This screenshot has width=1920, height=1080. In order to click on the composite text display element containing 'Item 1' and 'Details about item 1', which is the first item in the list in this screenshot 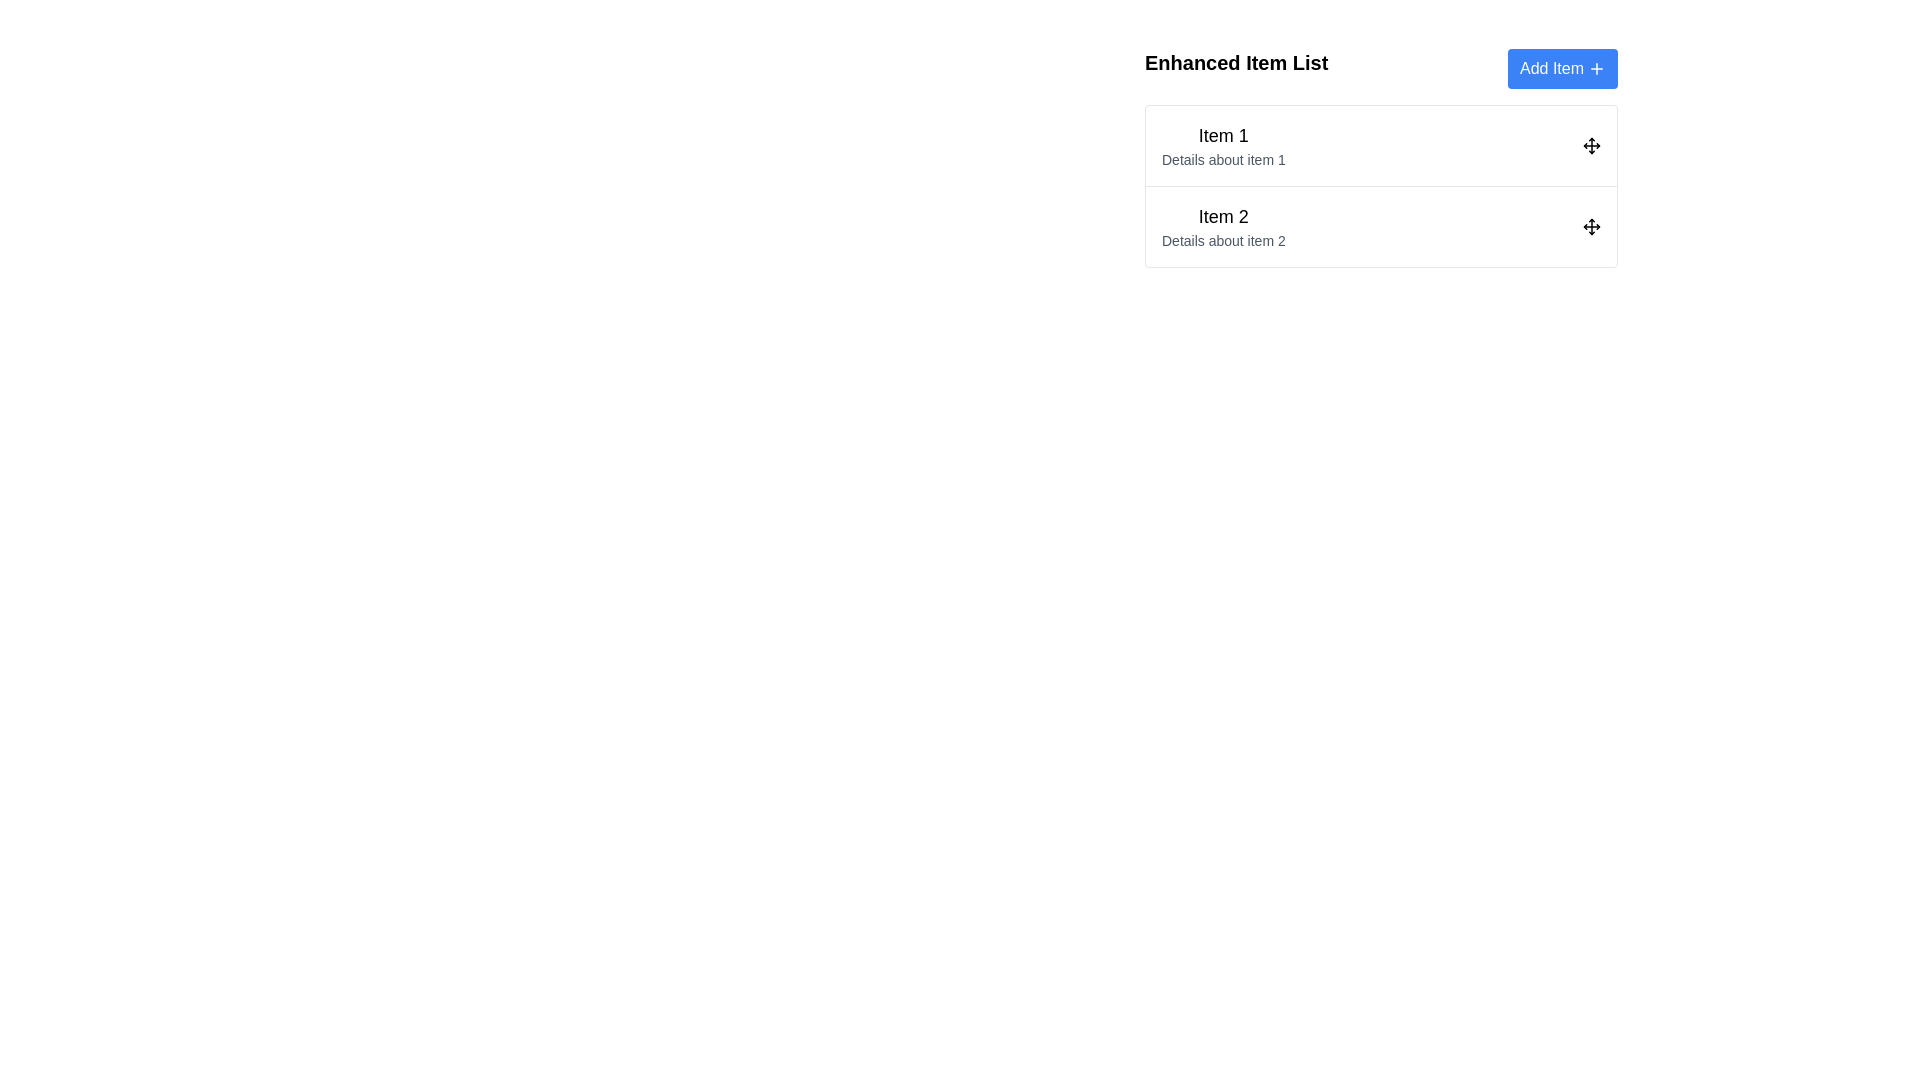, I will do `click(1222, 145)`.